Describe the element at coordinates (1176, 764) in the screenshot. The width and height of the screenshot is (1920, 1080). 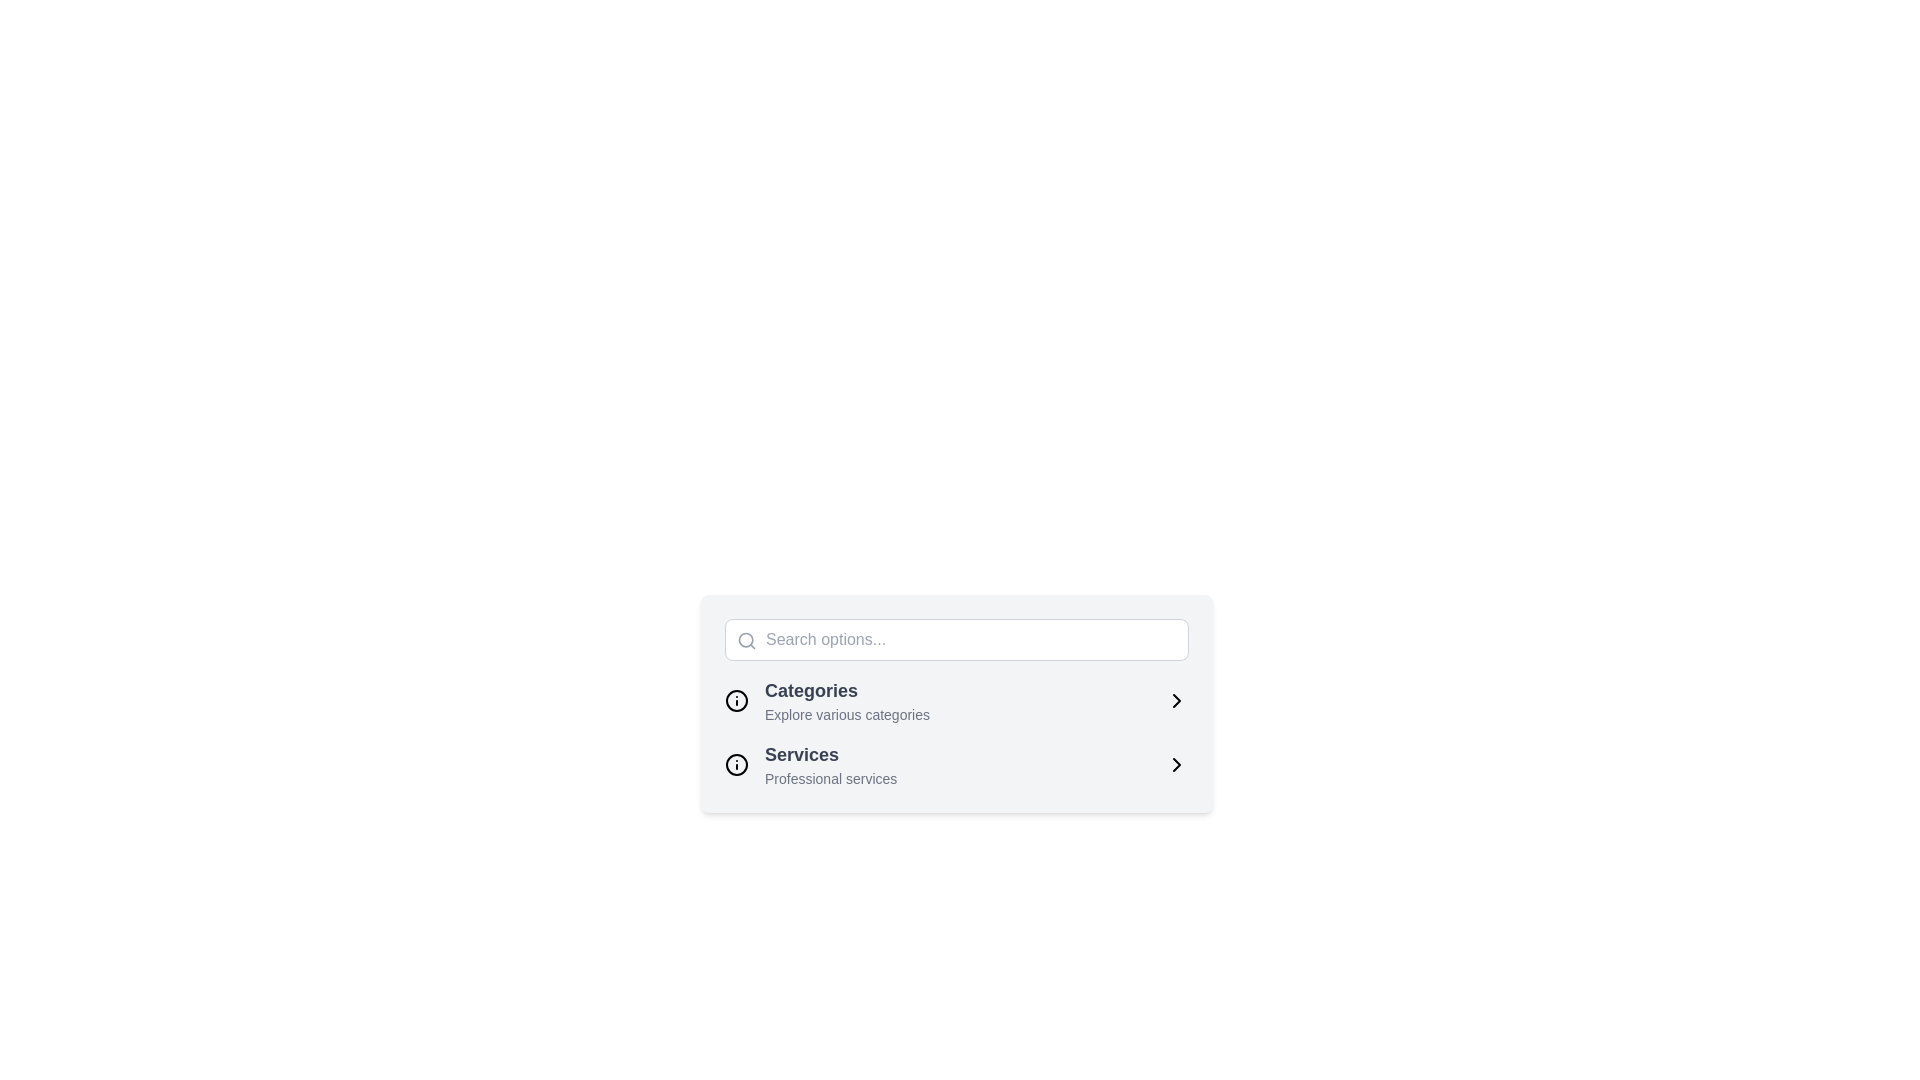
I see `the right-facing chevron icon at the end of the 'Services' entry in the menu` at that location.